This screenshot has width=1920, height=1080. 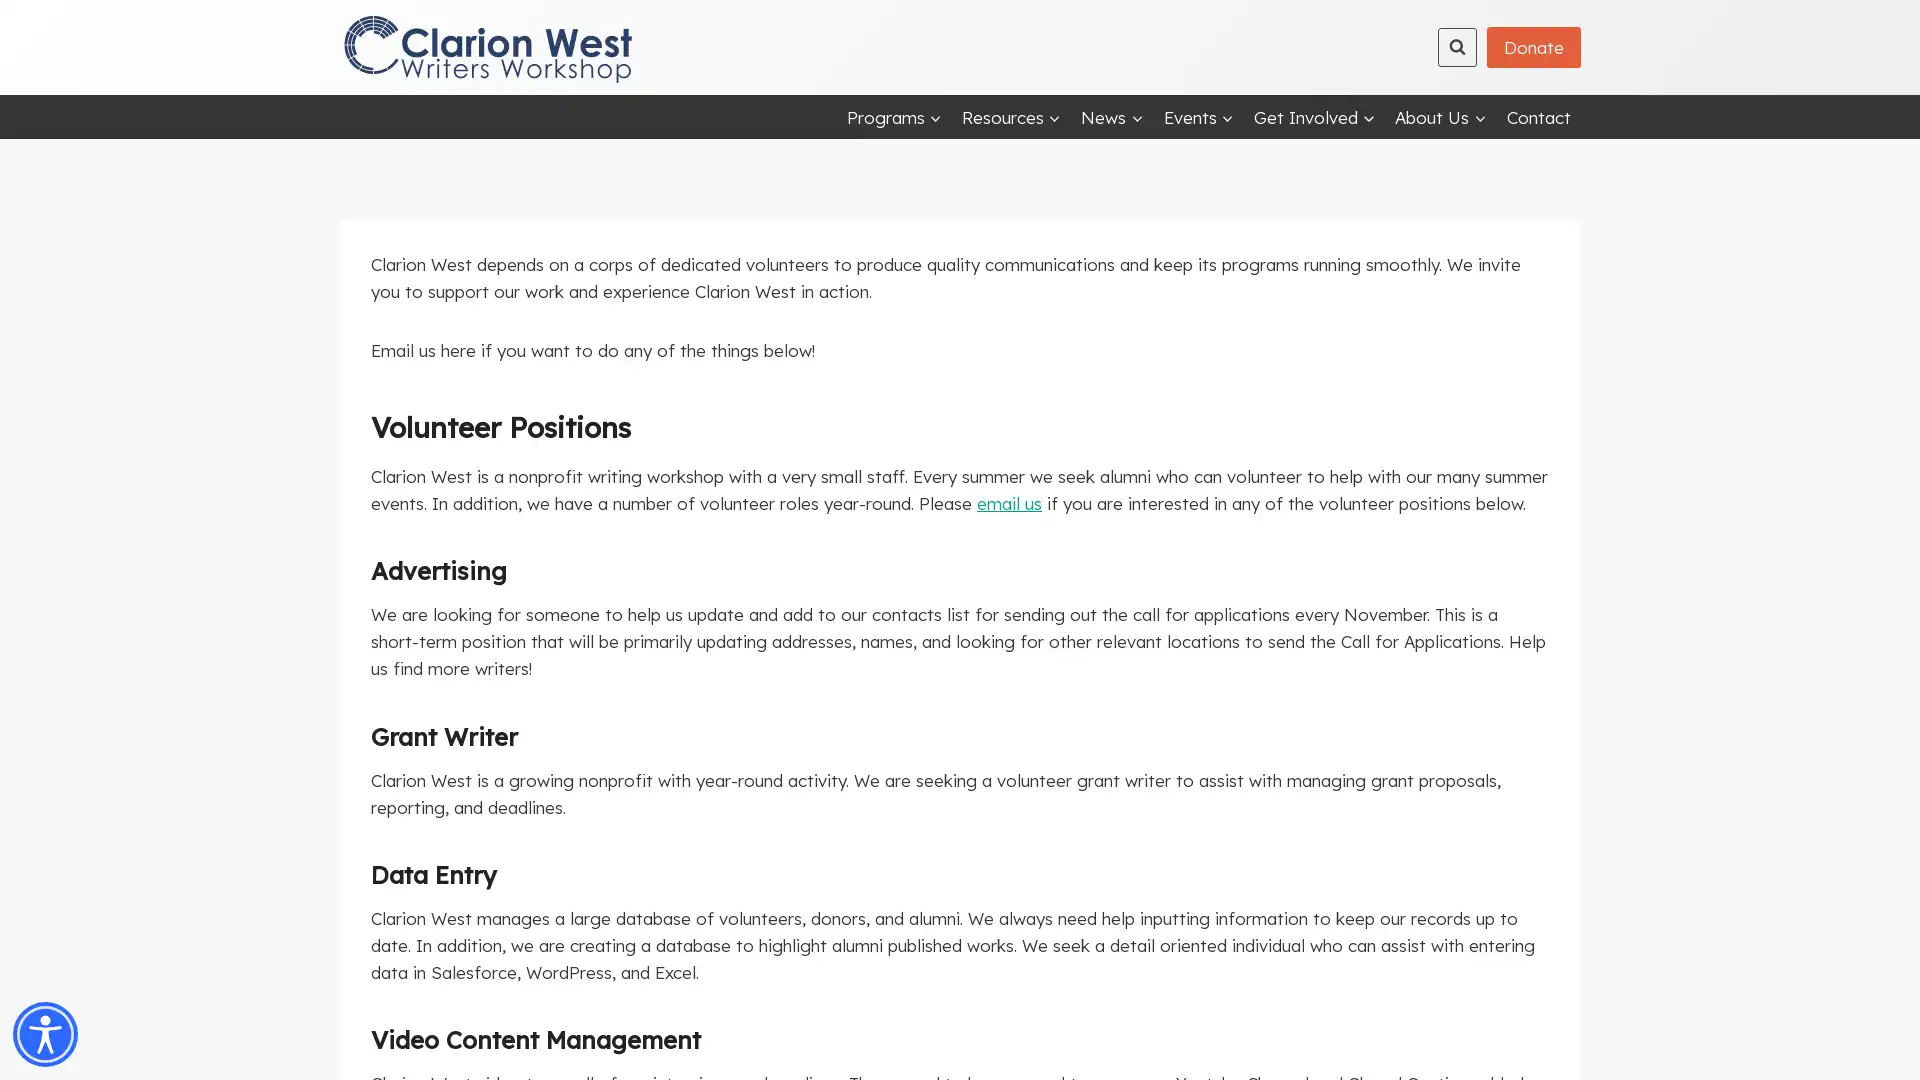 What do you see at coordinates (45, 1034) in the screenshot?
I see `Accessibility Menu` at bounding box center [45, 1034].